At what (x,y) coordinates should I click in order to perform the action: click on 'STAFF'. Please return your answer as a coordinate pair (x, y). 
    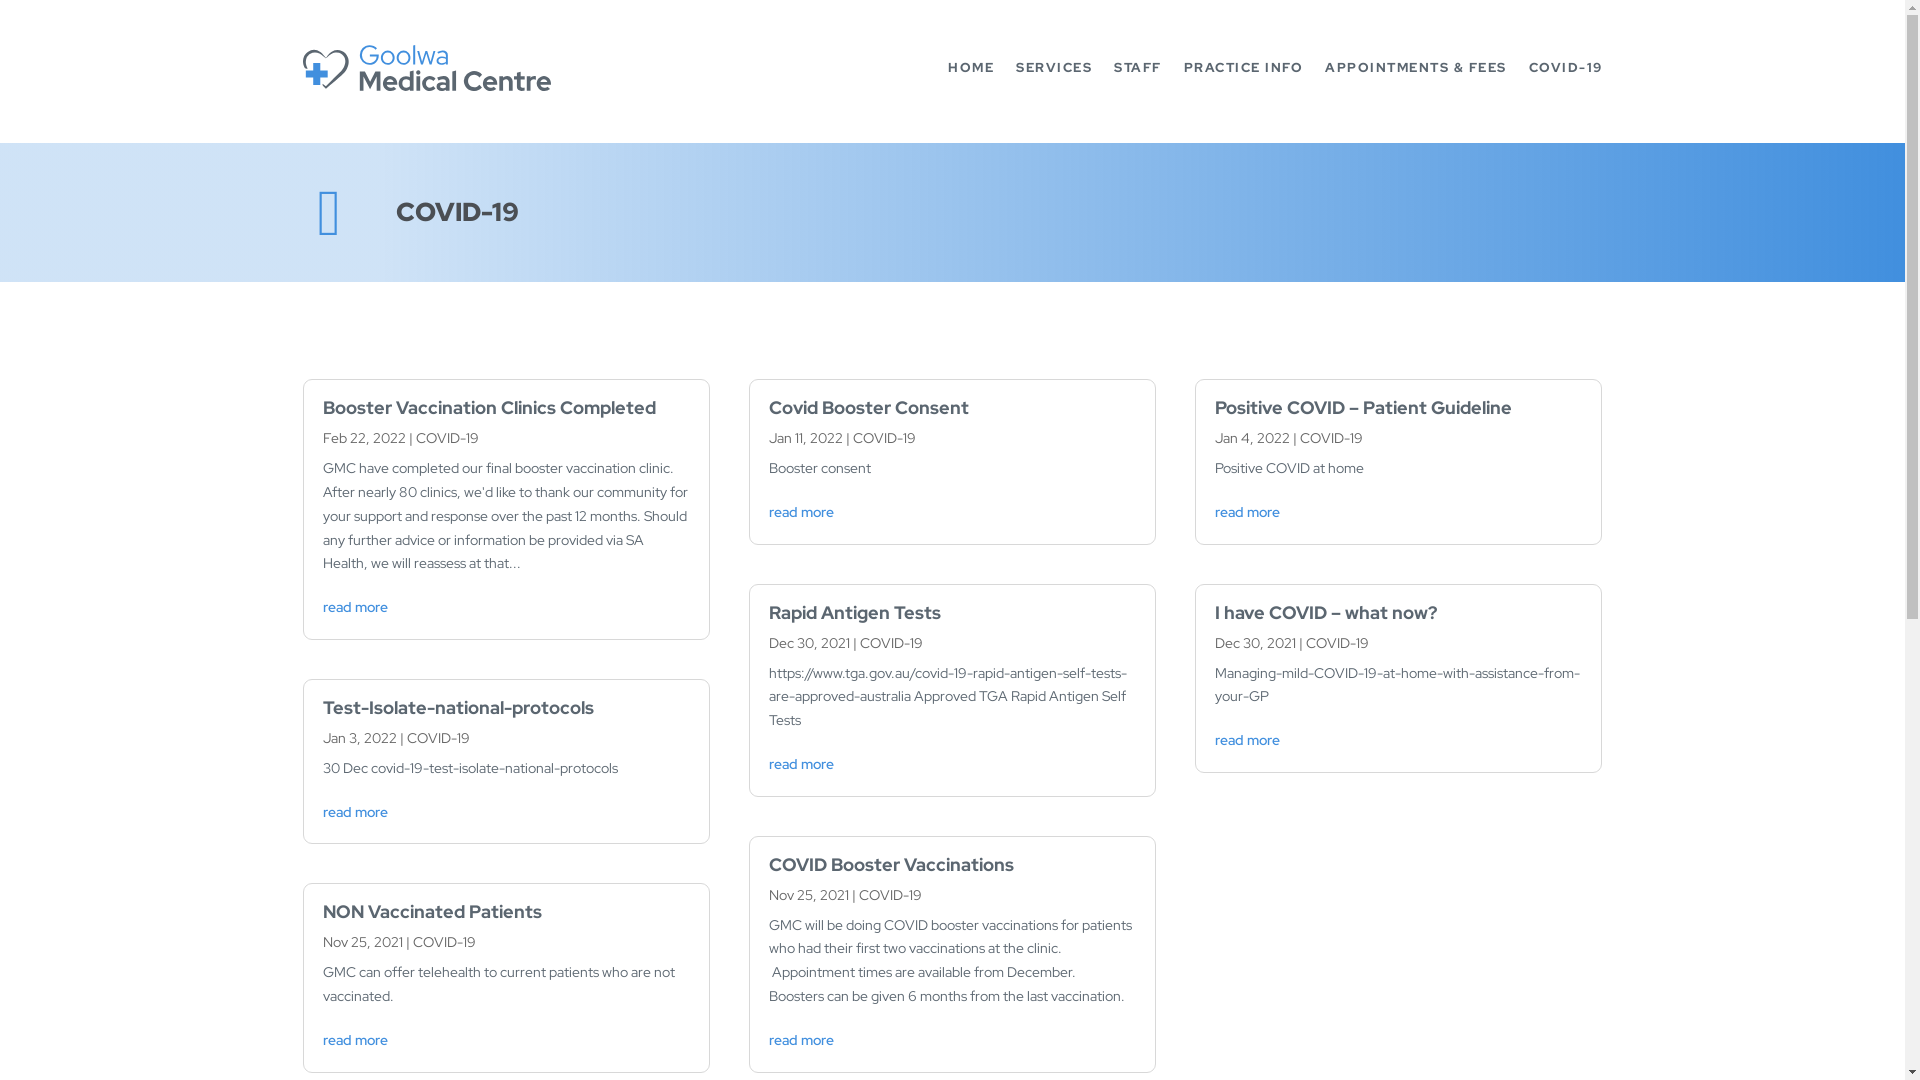
    Looking at the image, I should click on (1137, 67).